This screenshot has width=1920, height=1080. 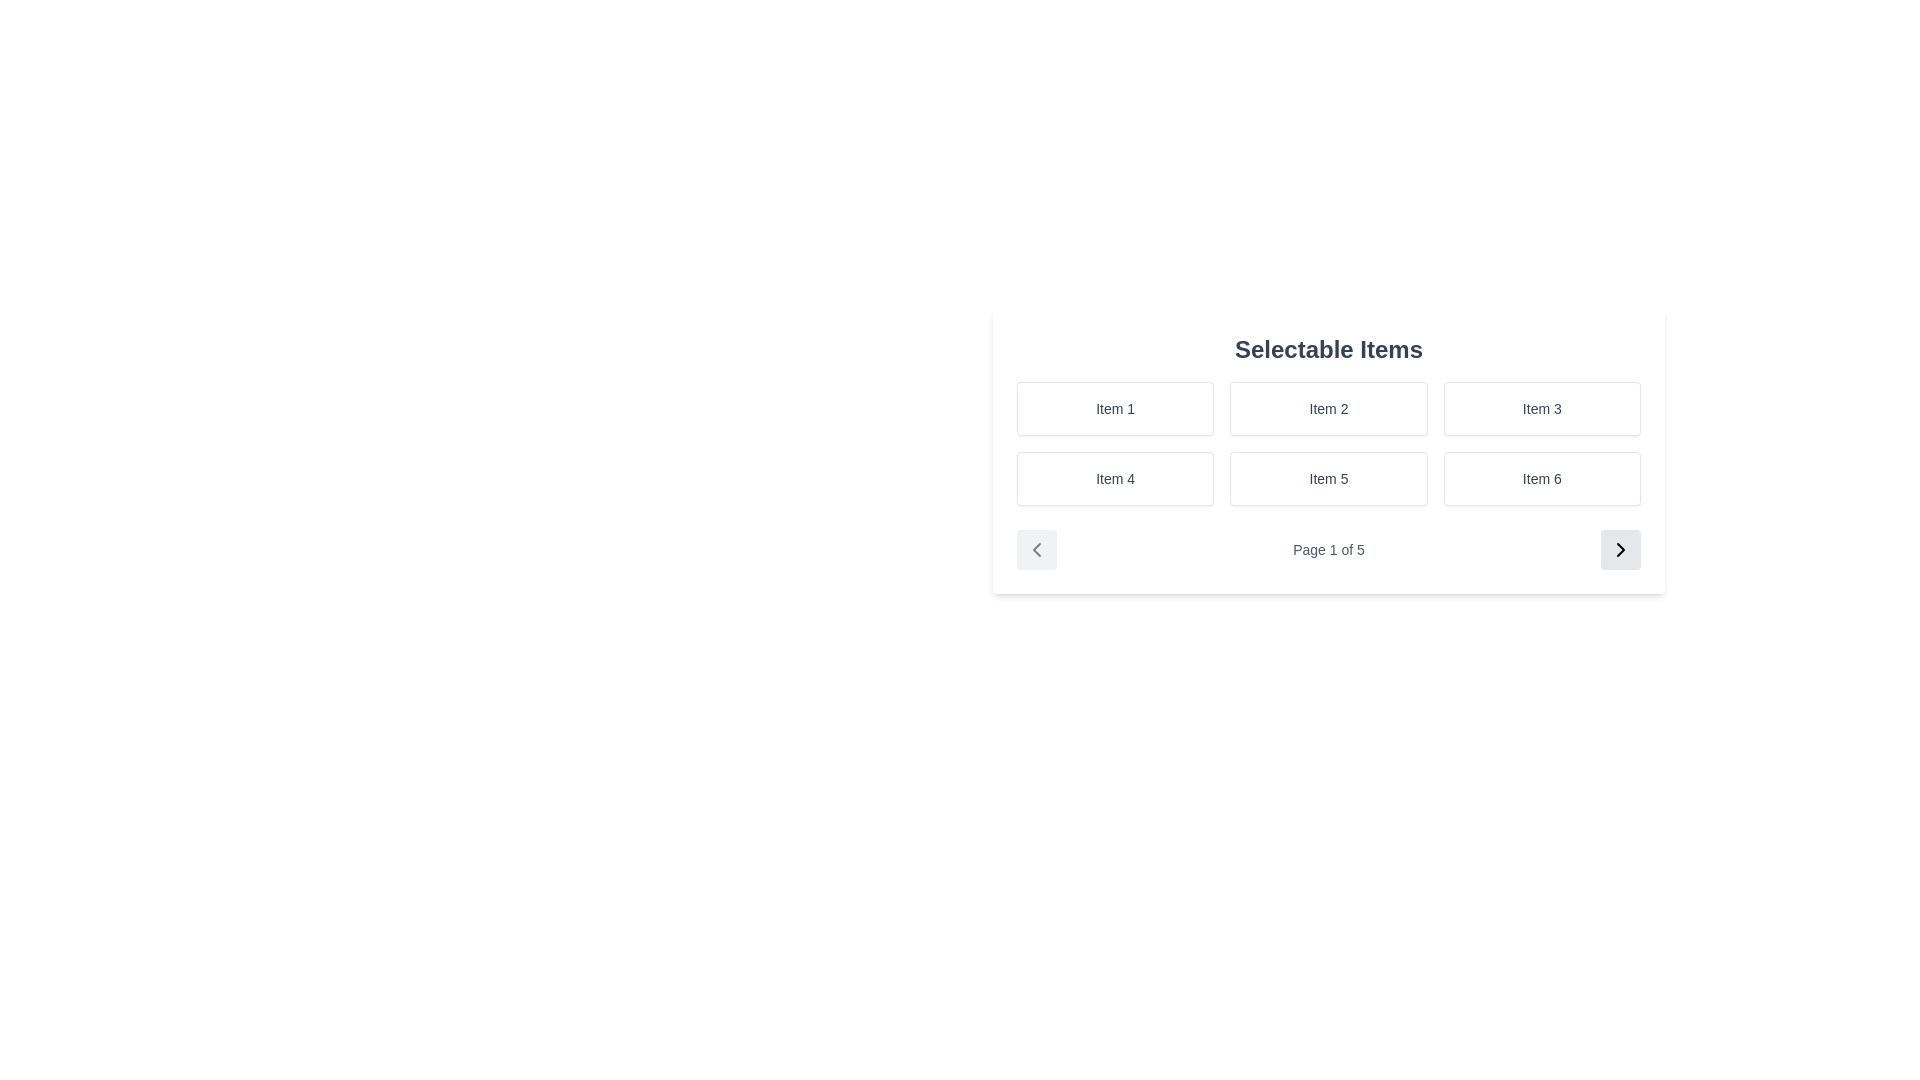 What do you see at coordinates (1541, 478) in the screenshot?
I see `text content of the TextLabel that indicates 'Item 6', located in the last column of the second row in a grid of selectable items` at bounding box center [1541, 478].